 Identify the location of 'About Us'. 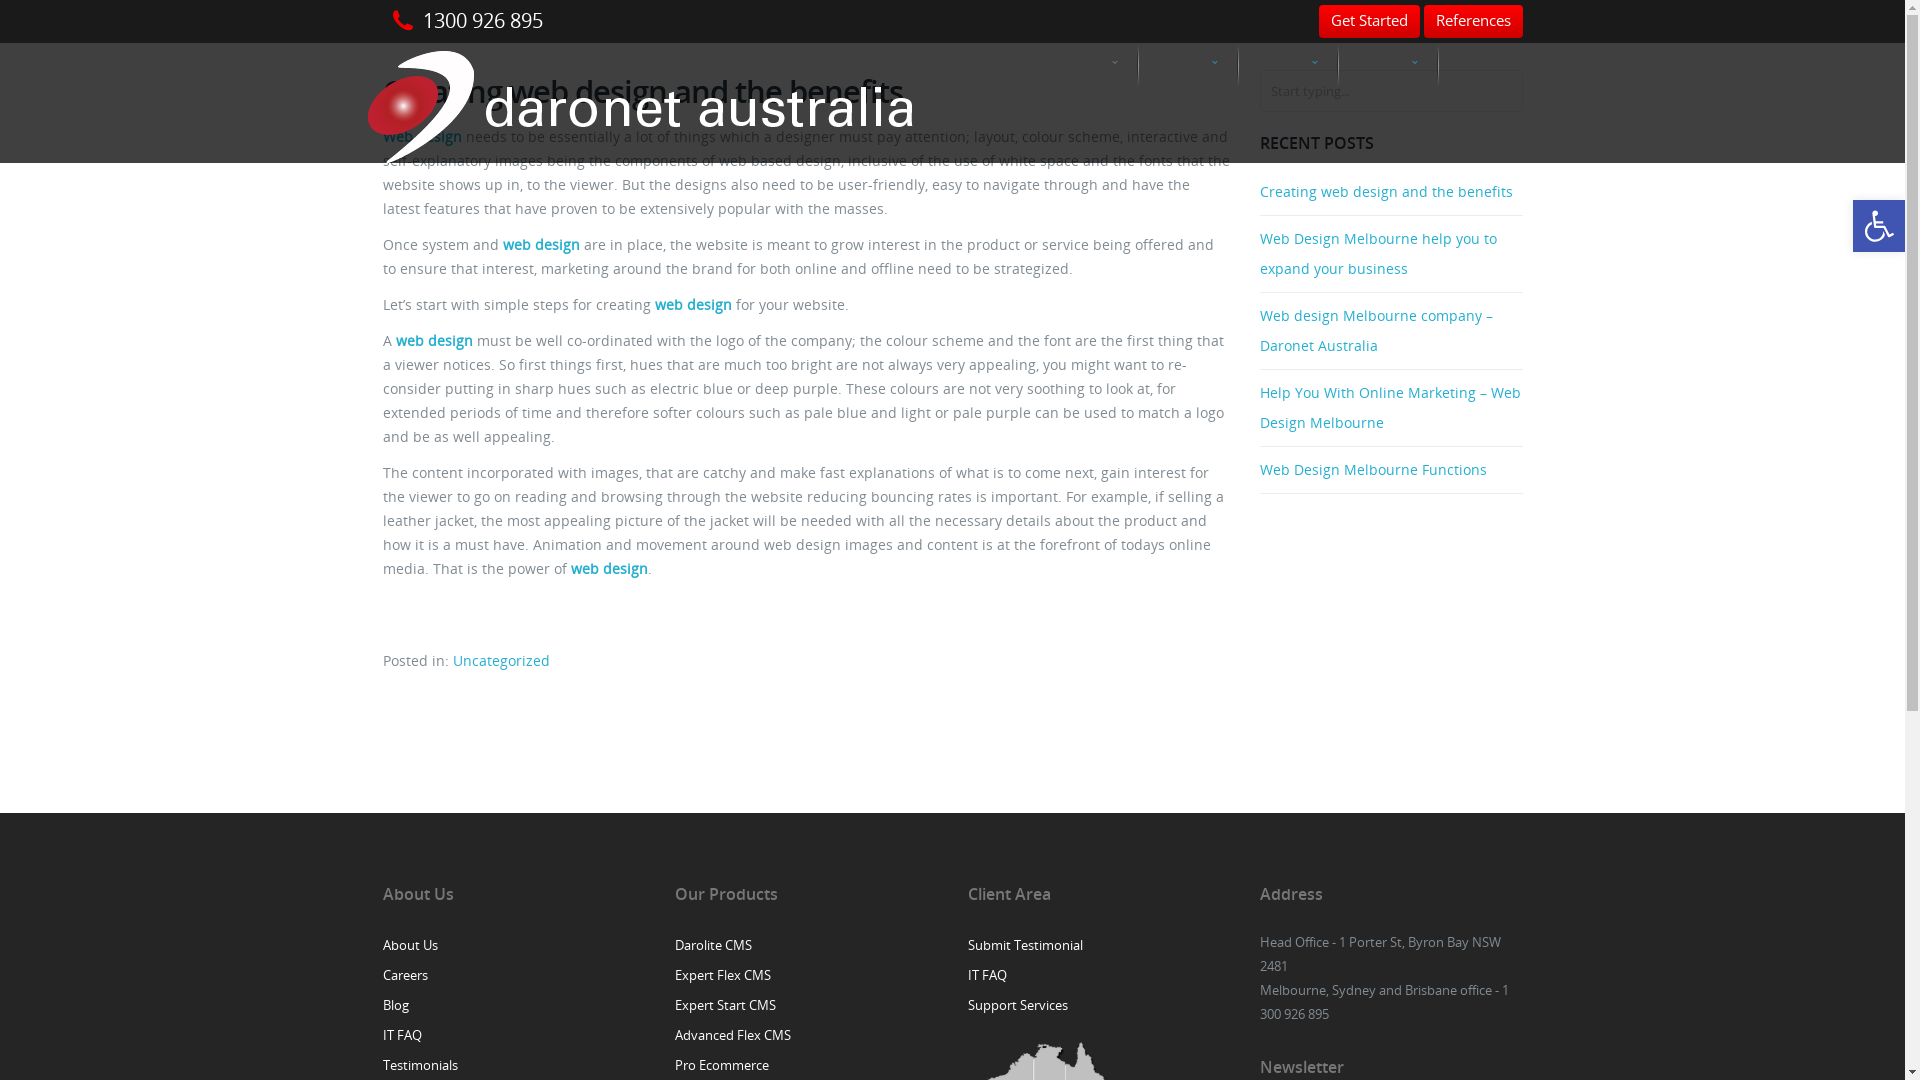
(408, 945).